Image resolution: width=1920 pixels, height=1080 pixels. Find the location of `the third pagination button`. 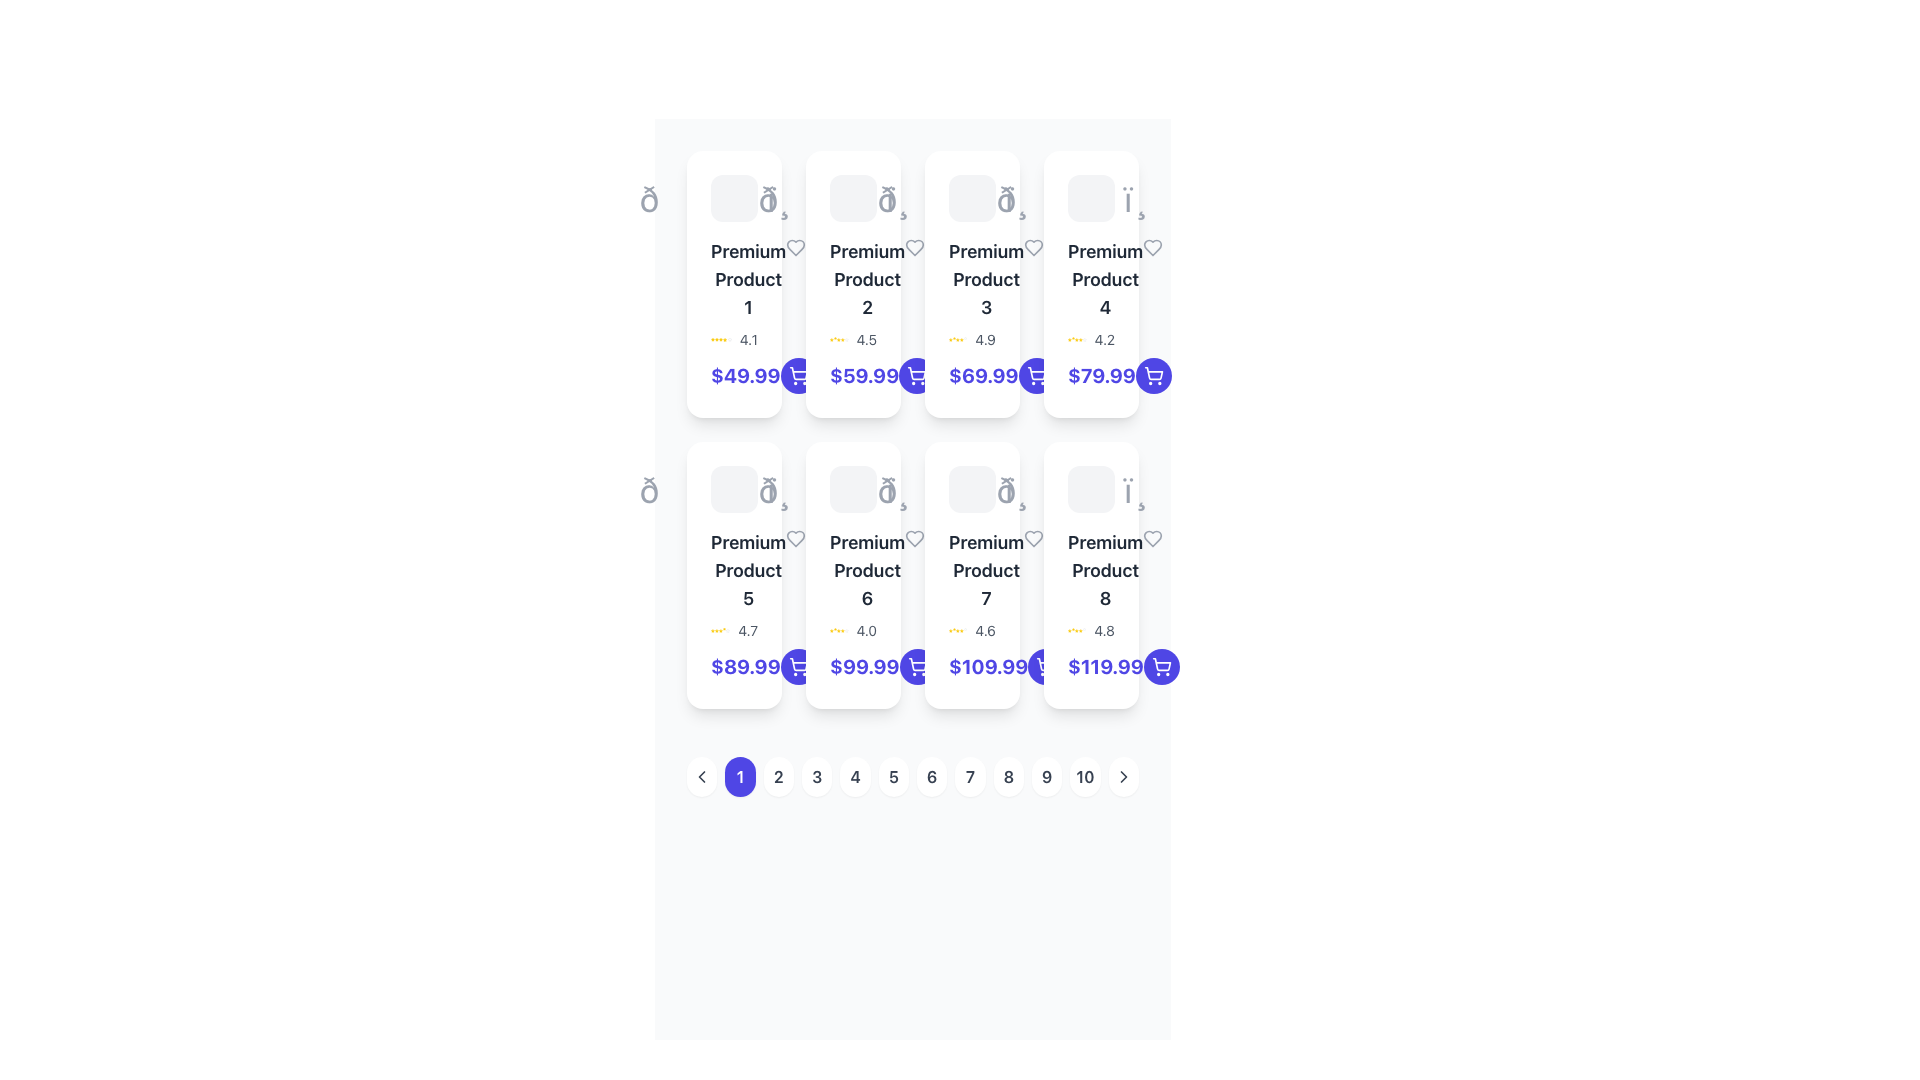

the third pagination button is located at coordinates (817, 775).